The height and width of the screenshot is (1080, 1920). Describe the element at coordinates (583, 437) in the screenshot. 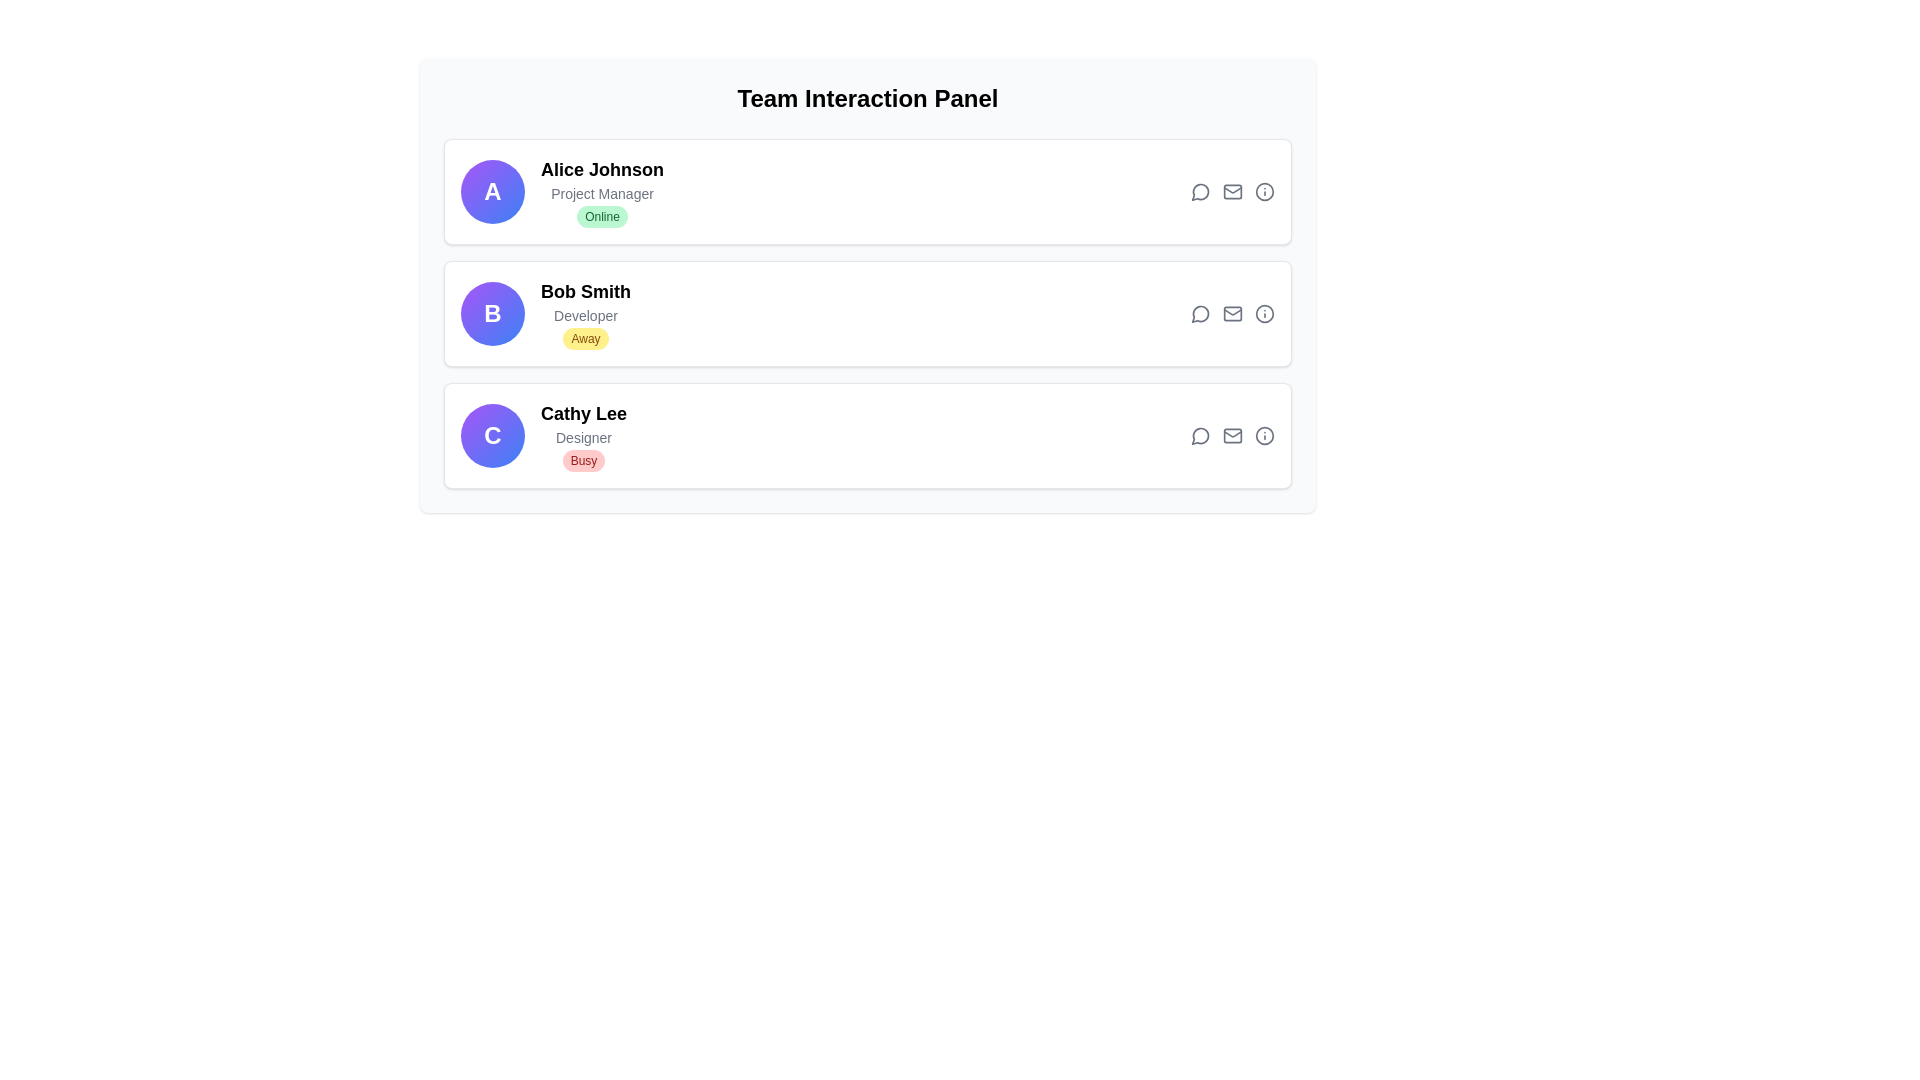

I see `the text descriptor for user 'Cathy Lee' indicating her role as 'Designer', which is located in the profile section of the 'Team Interaction Panel'` at that location.